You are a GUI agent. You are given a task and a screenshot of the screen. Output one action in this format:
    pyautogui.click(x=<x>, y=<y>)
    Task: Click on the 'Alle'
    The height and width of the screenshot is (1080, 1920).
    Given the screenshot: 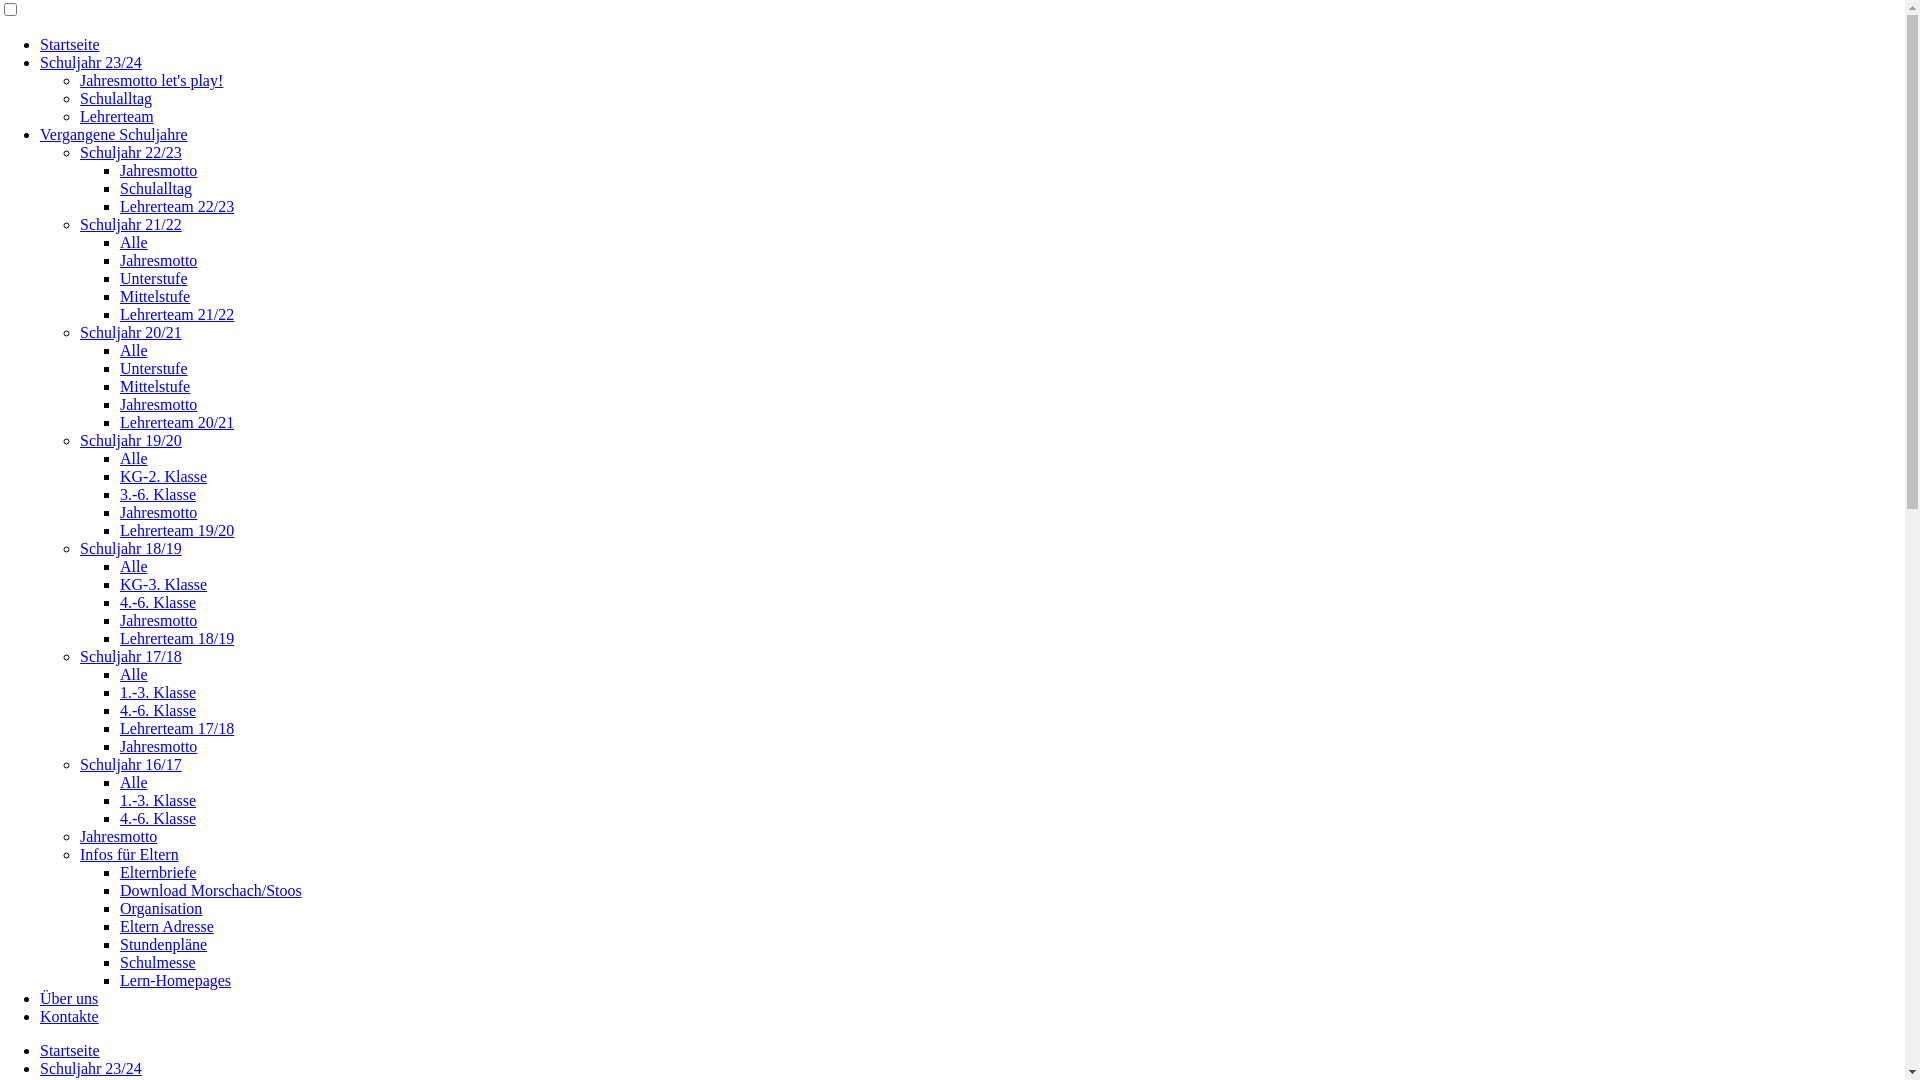 What is the action you would take?
    pyautogui.click(x=133, y=241)
    